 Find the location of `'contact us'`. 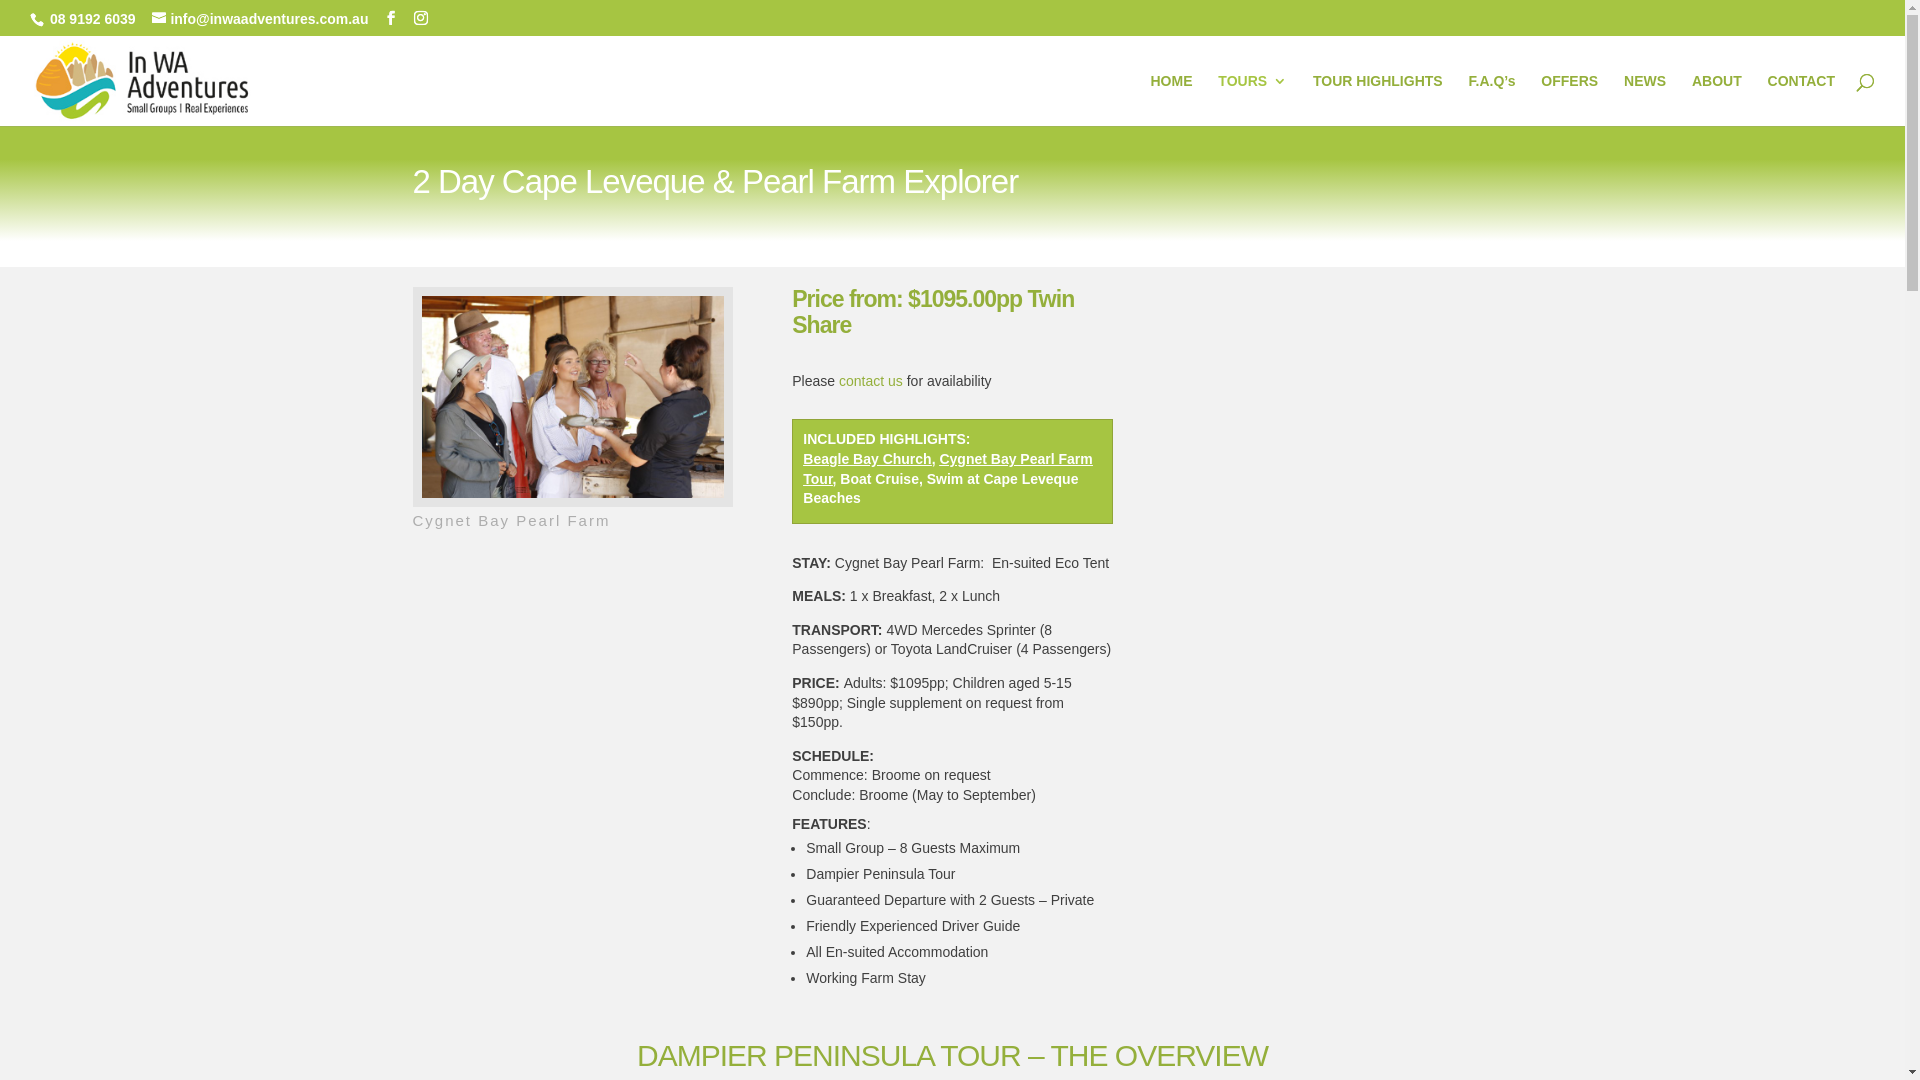

'contact us' is located at coordinates (870, 381).